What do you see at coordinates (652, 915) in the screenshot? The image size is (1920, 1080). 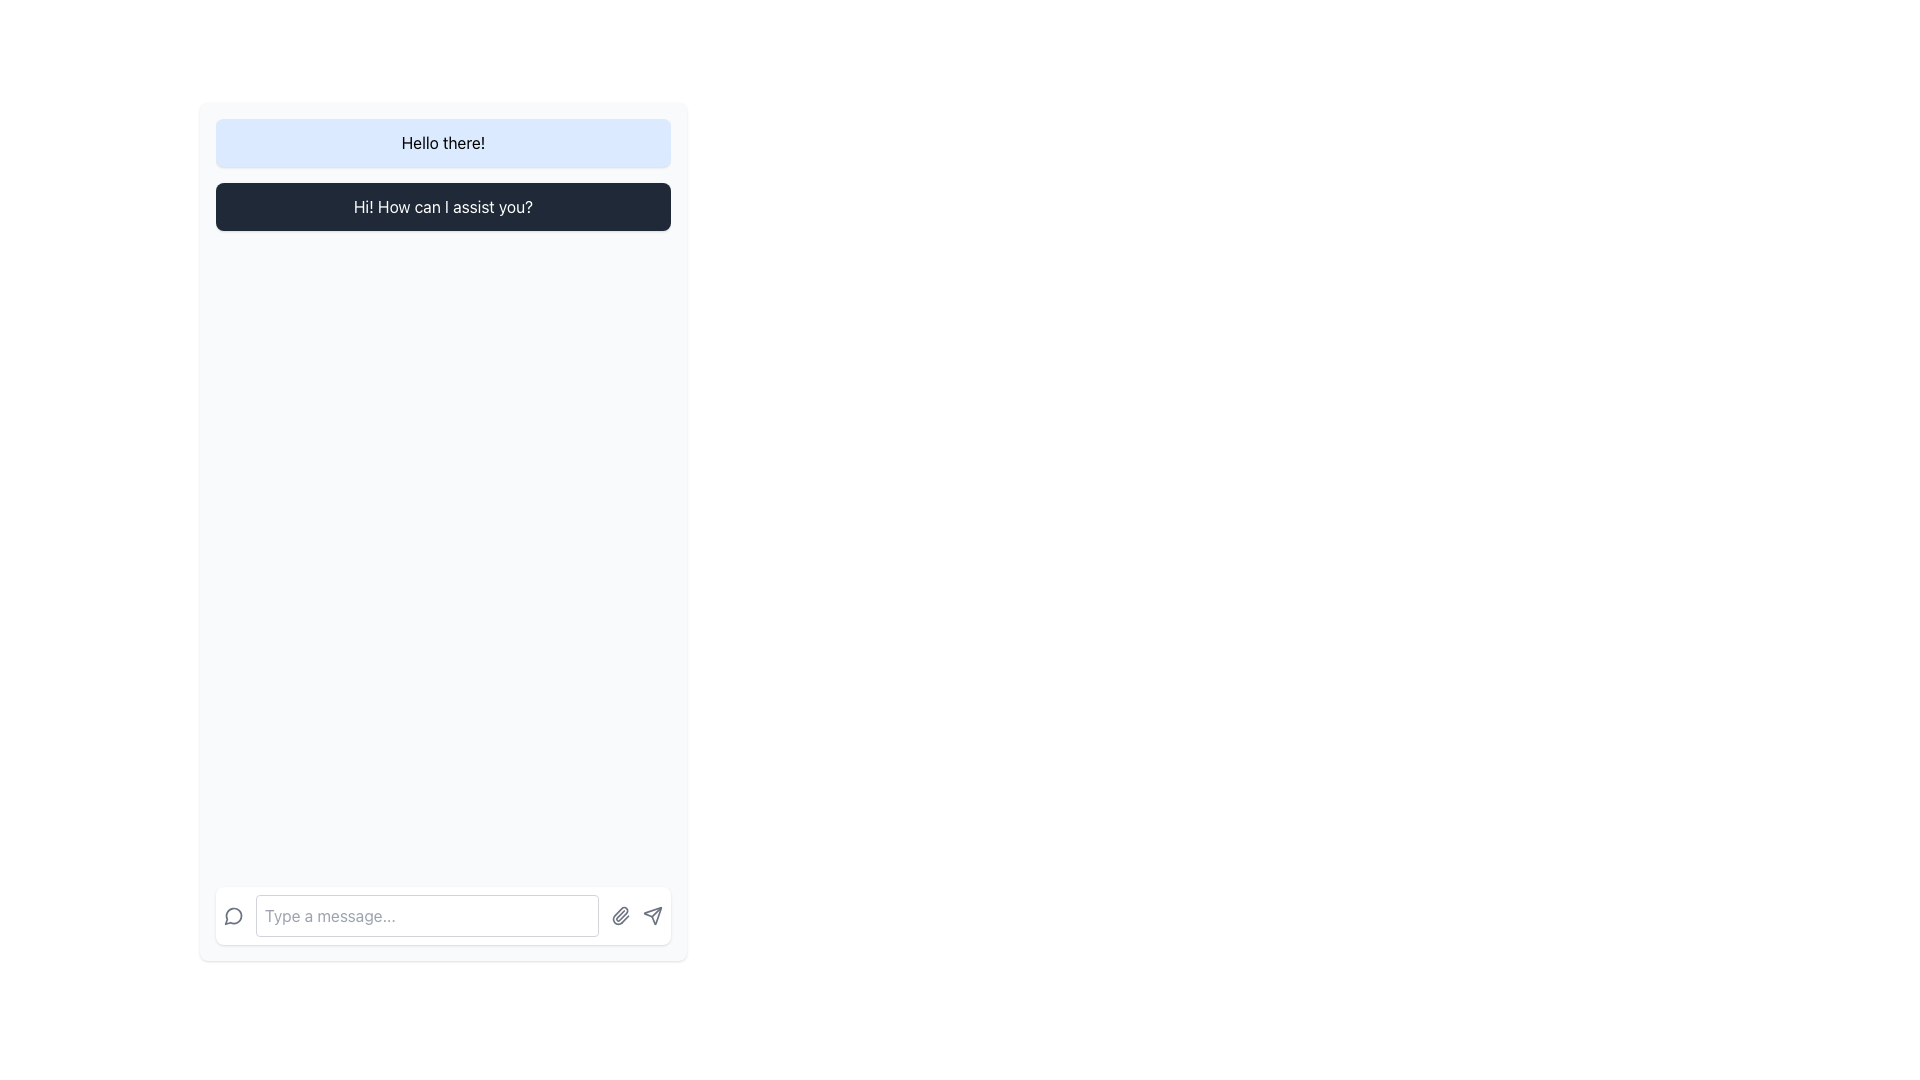 I see `the icon button resembling a paper plane, located at the far right side of the chat input area, to change its color from gray to blue` at bounding box center [652, 915].